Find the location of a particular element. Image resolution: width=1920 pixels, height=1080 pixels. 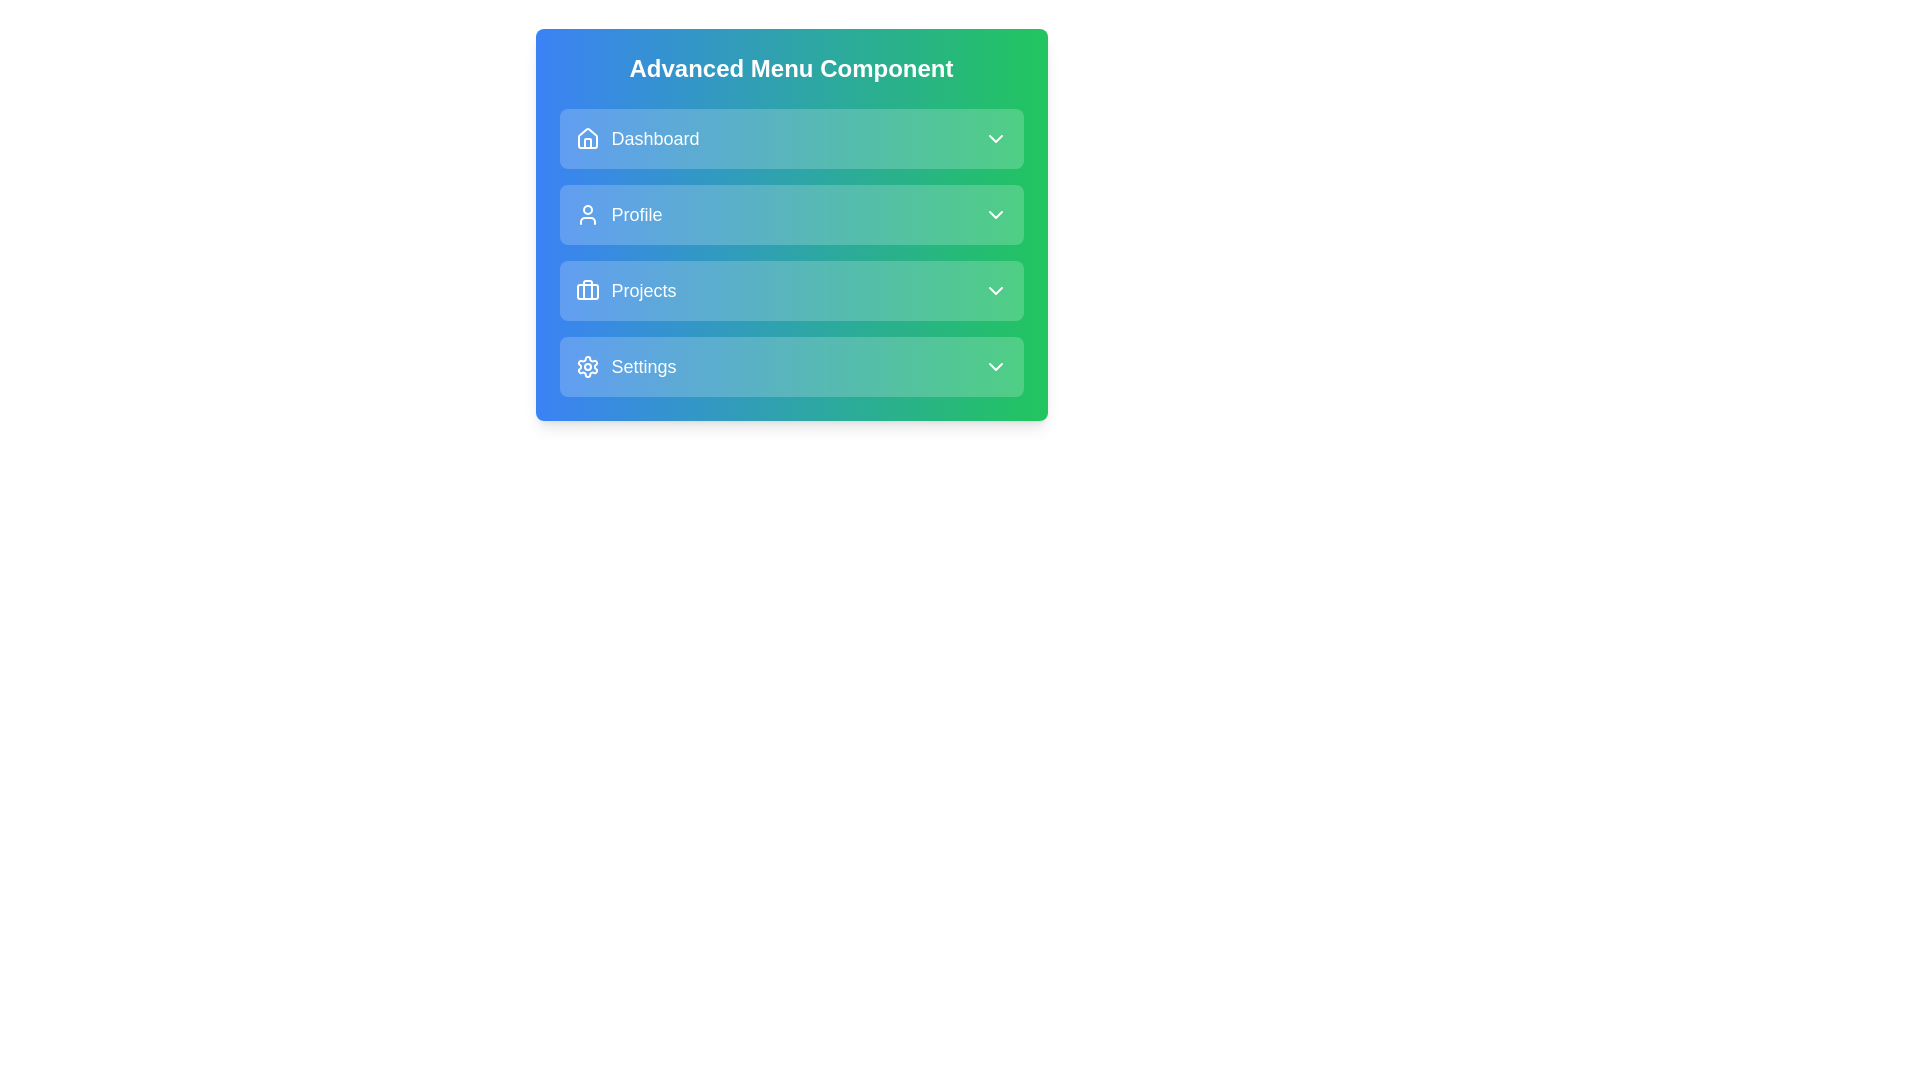

the topmost menu item in the vertical menu layout is located at coordinates (790, 137).